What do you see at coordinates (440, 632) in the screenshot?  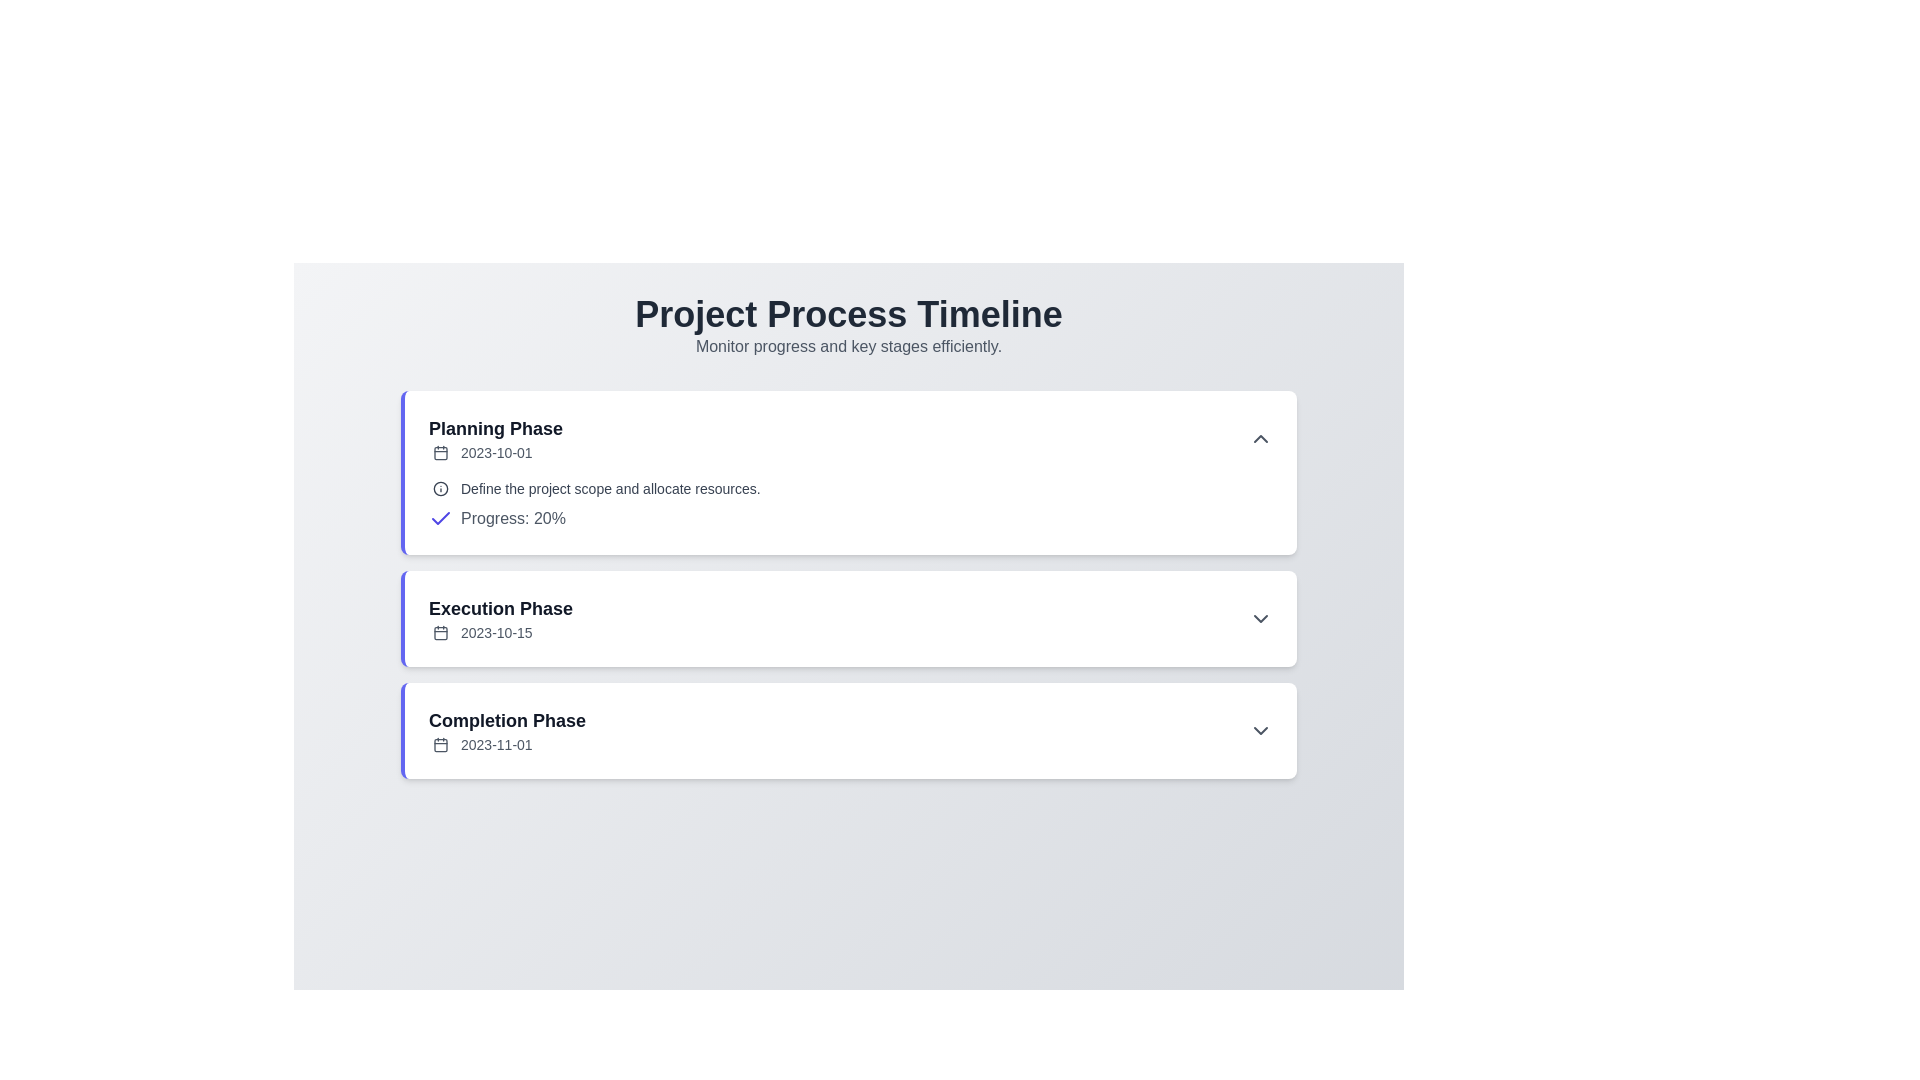 I see `the Calendar Icon located in the 'Execution Phase' section, positioned to the left of the date '2023-10-15'` at bounding box center [440, 632].